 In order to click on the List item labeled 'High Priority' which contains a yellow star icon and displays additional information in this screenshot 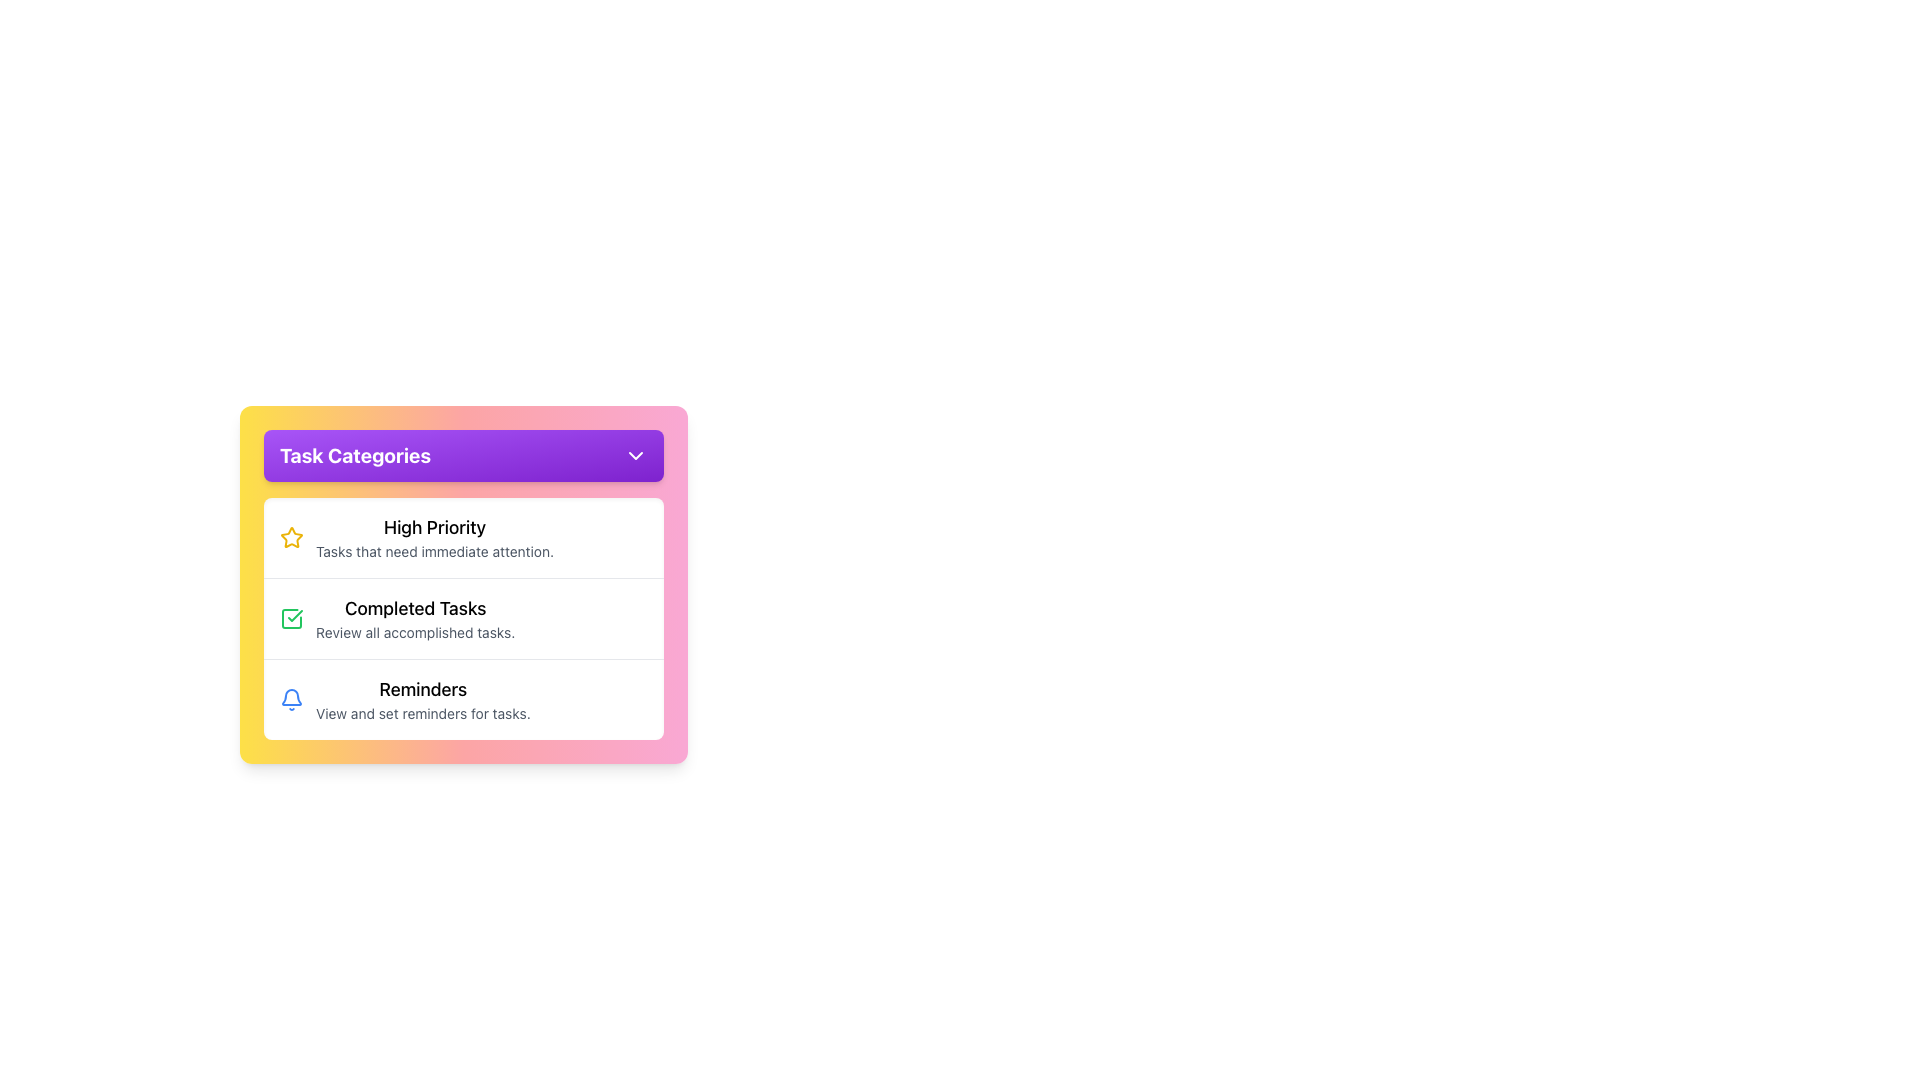, I will do `click(463, 536)`.